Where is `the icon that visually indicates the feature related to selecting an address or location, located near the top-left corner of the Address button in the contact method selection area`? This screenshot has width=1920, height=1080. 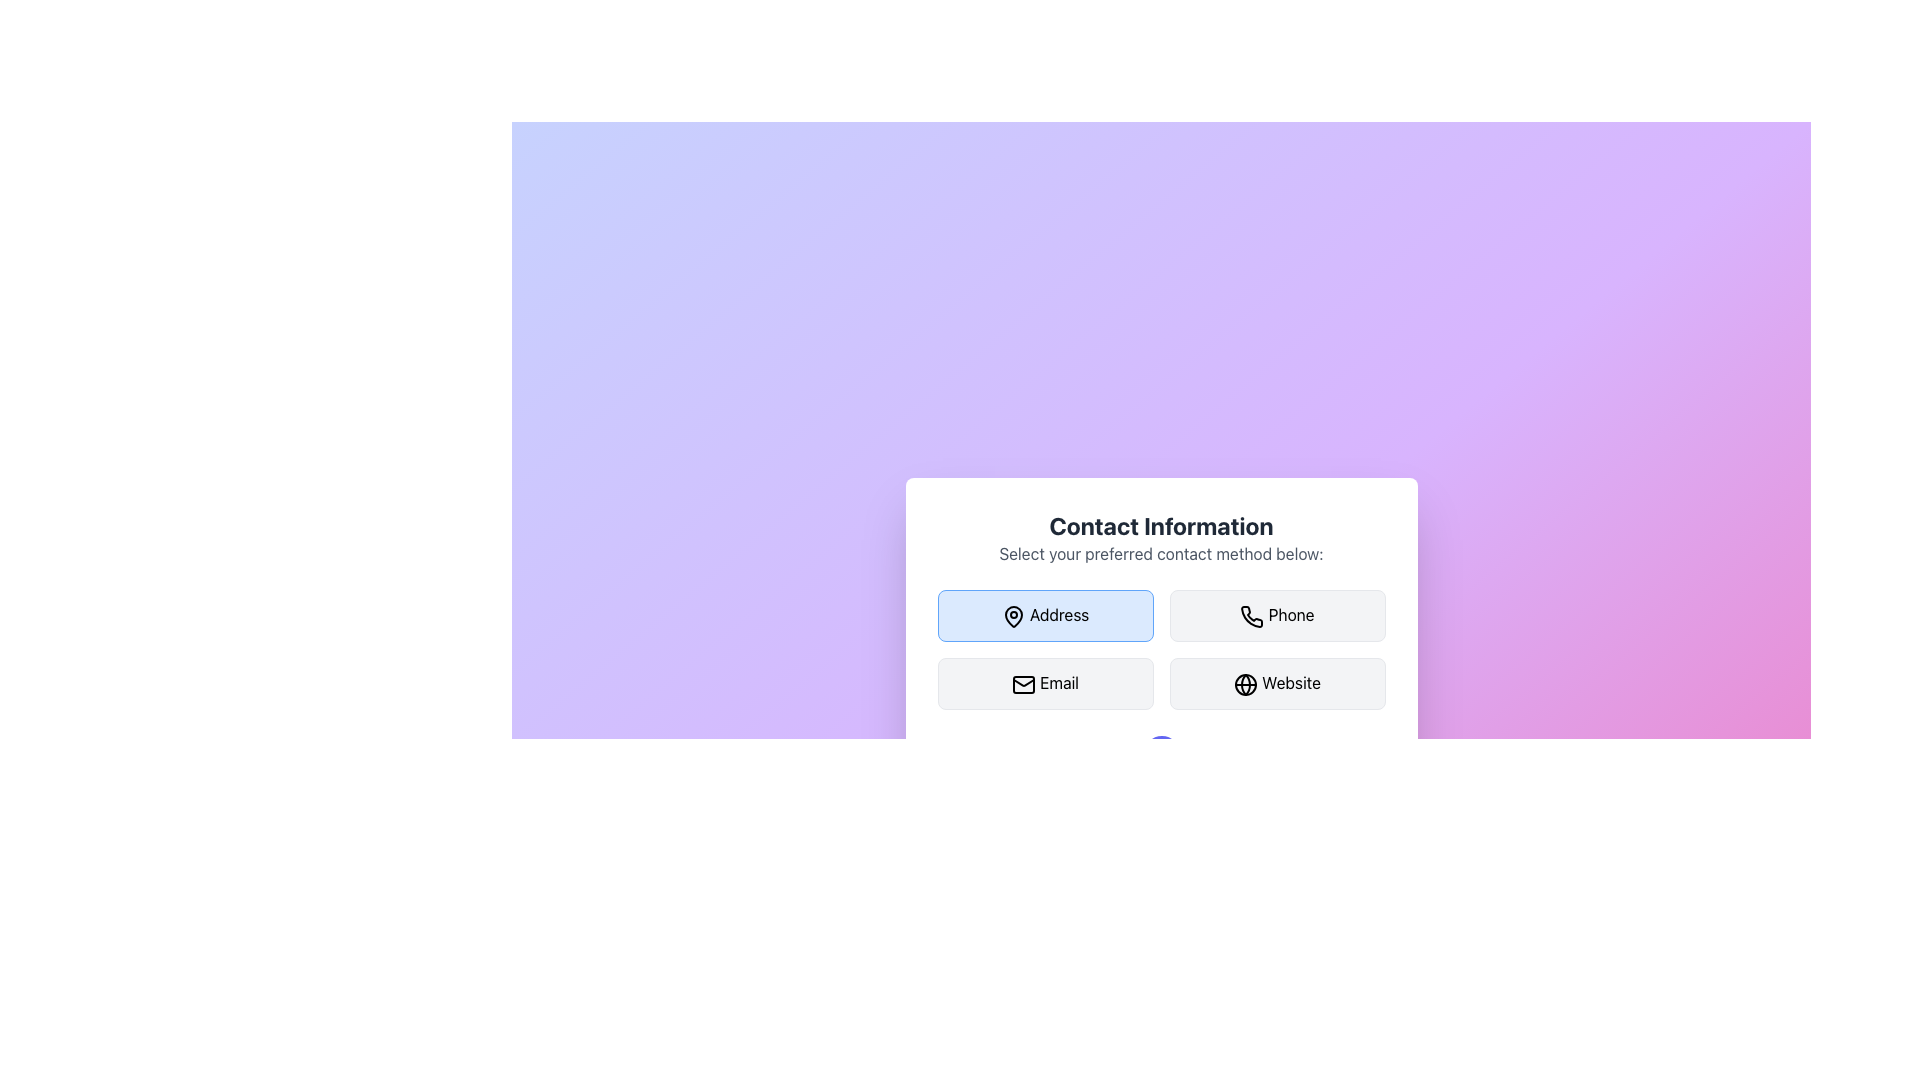 the icon that visually indicates the feature related to selecting an address or location, located near the top-left corner of the Address button in the contact method selection area is located at coordinates (1013, 616).